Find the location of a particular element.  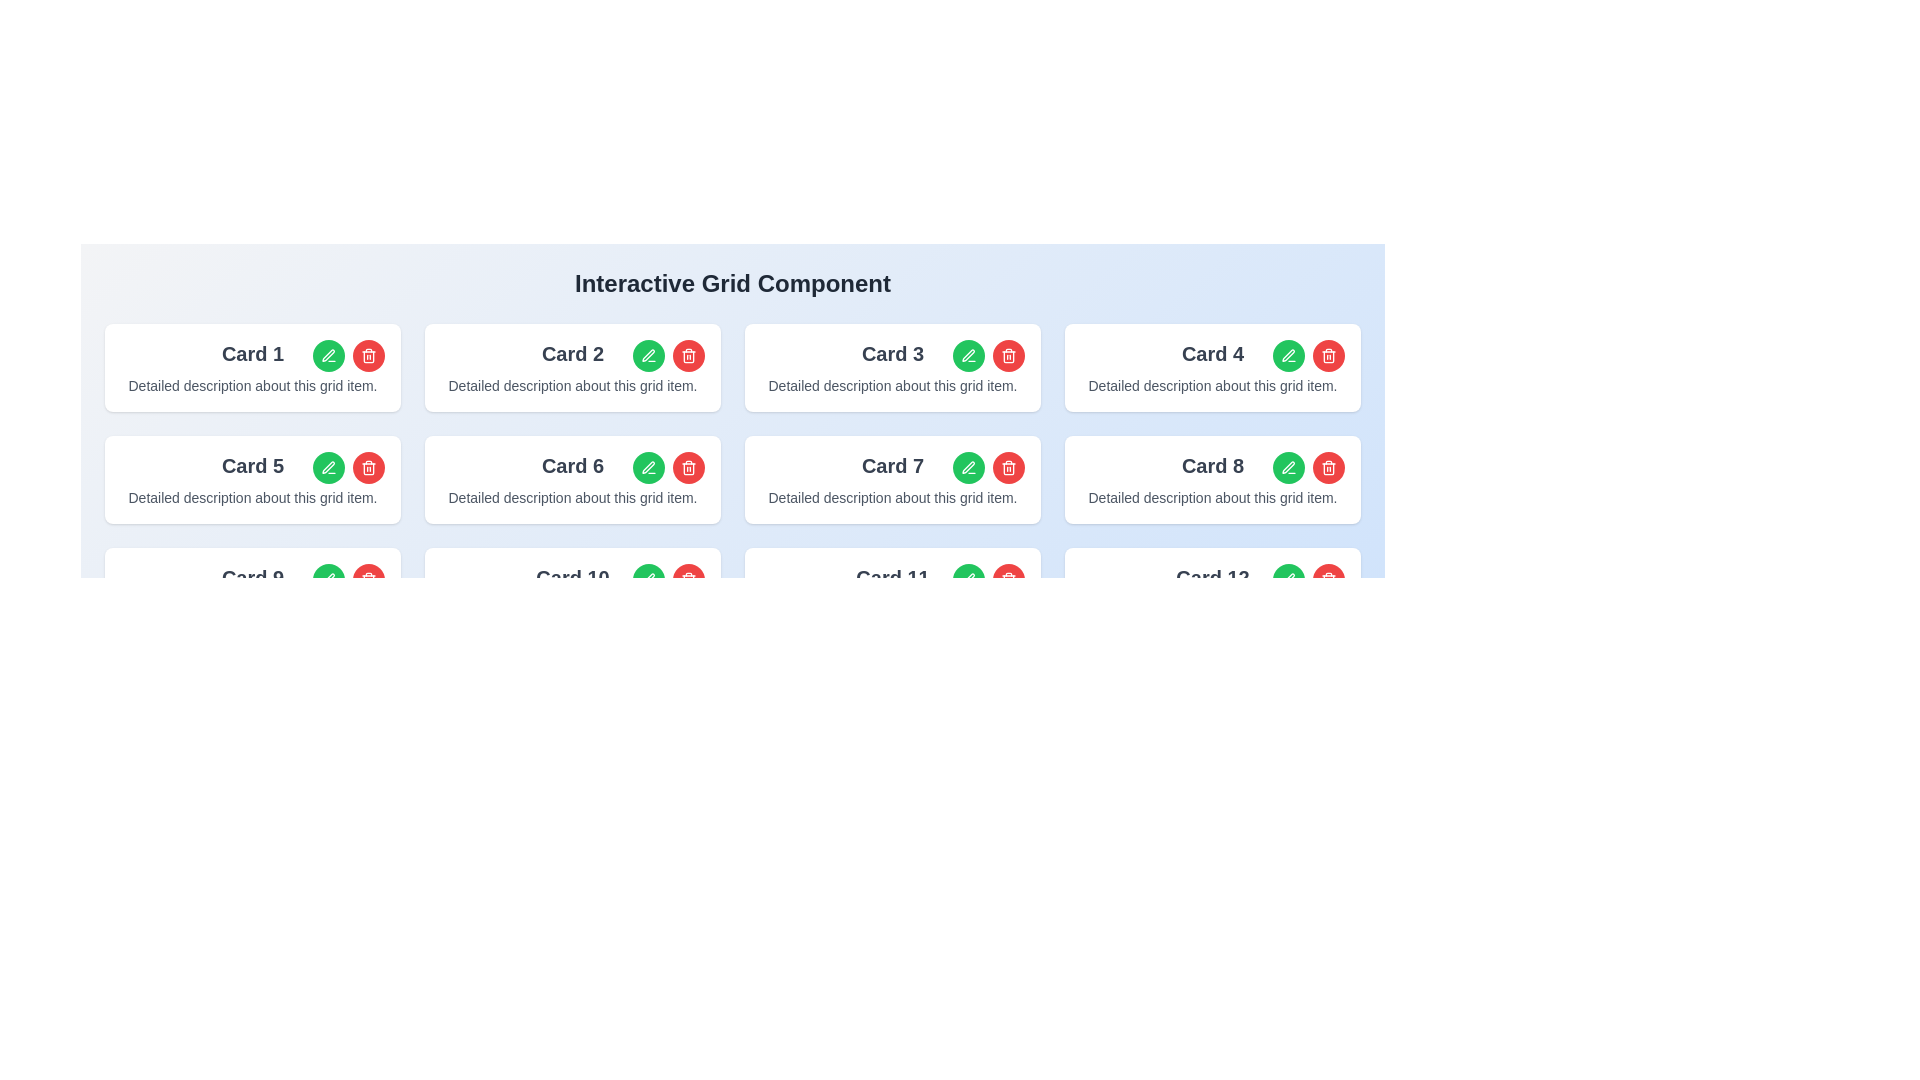

the circular red button with a trash can icon located in the top-right corner of 'Card 8' is located at coordinates (1329, 467).